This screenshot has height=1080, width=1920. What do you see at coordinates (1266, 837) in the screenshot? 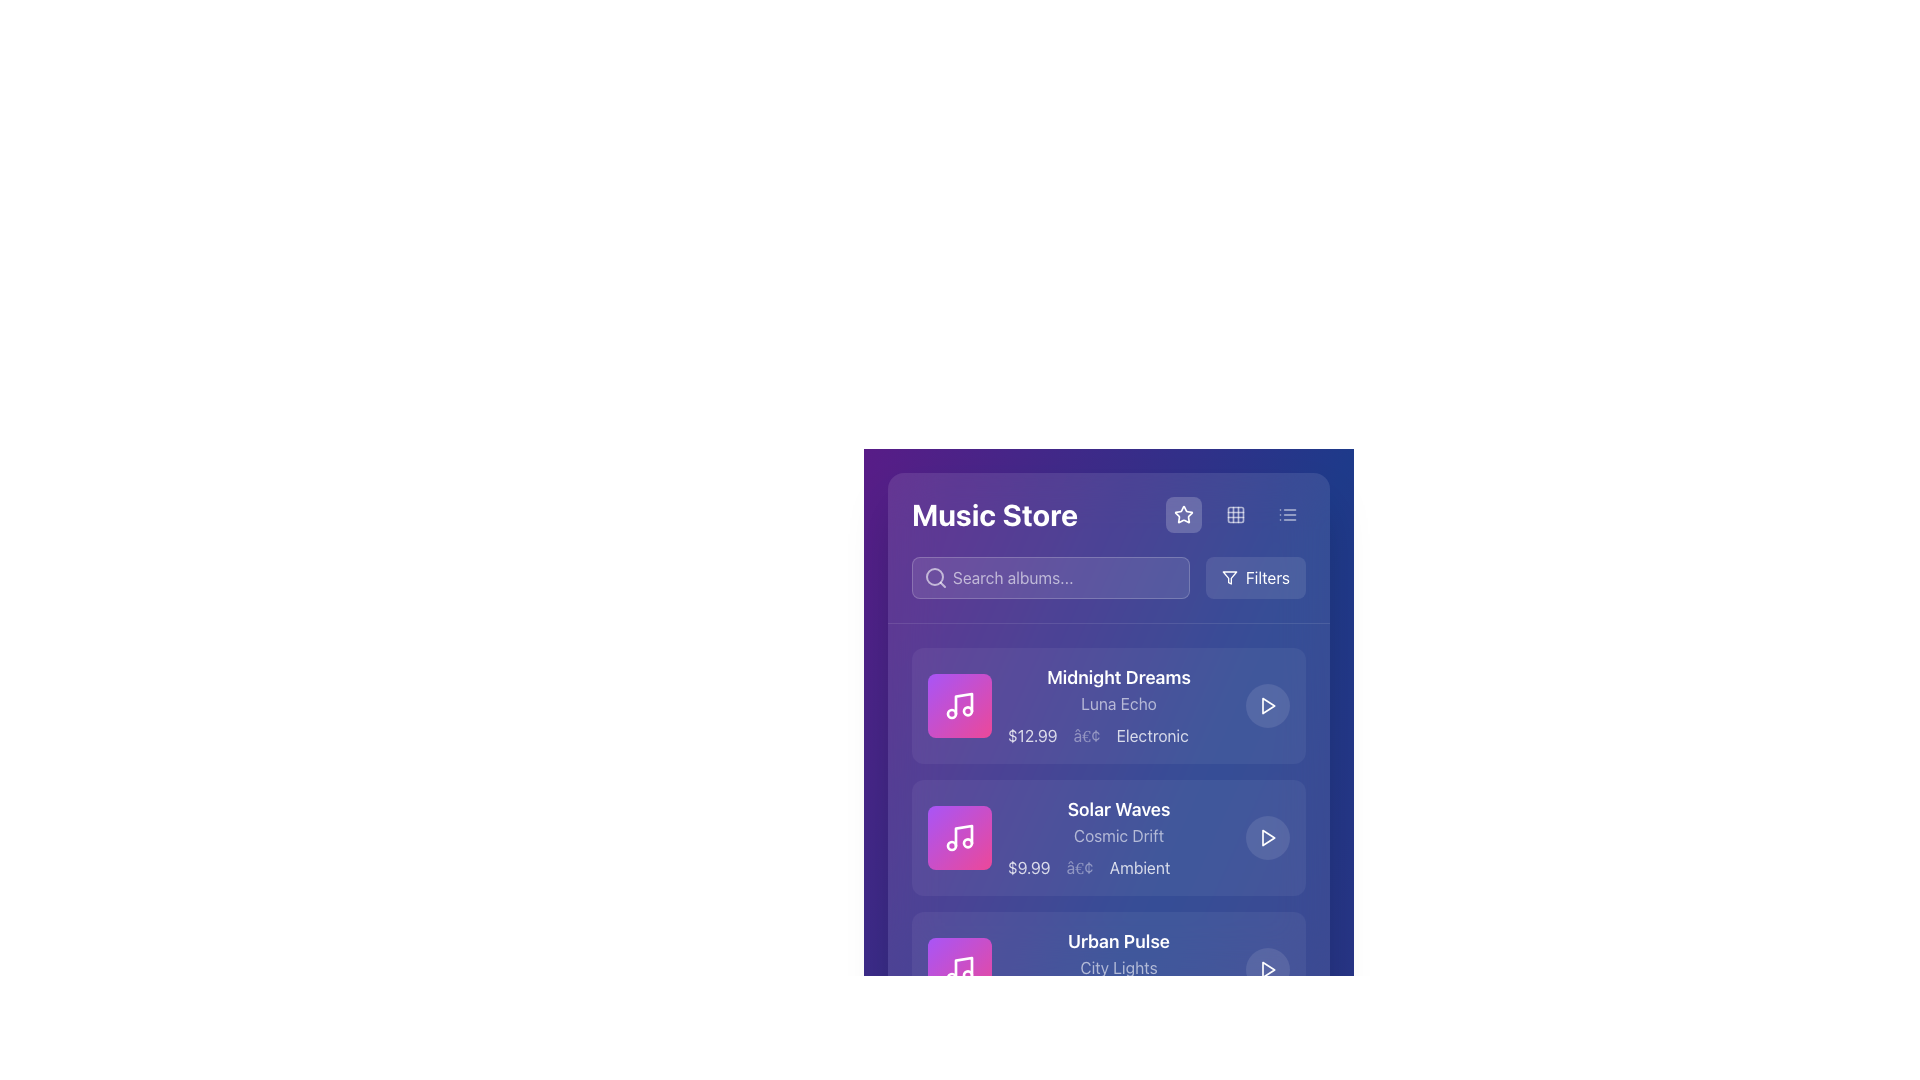
I see `the triangular play icon button located in the third row of the 'Solar Waves' album entry for tooltip or highlight` at bounding box center [1266, 837].